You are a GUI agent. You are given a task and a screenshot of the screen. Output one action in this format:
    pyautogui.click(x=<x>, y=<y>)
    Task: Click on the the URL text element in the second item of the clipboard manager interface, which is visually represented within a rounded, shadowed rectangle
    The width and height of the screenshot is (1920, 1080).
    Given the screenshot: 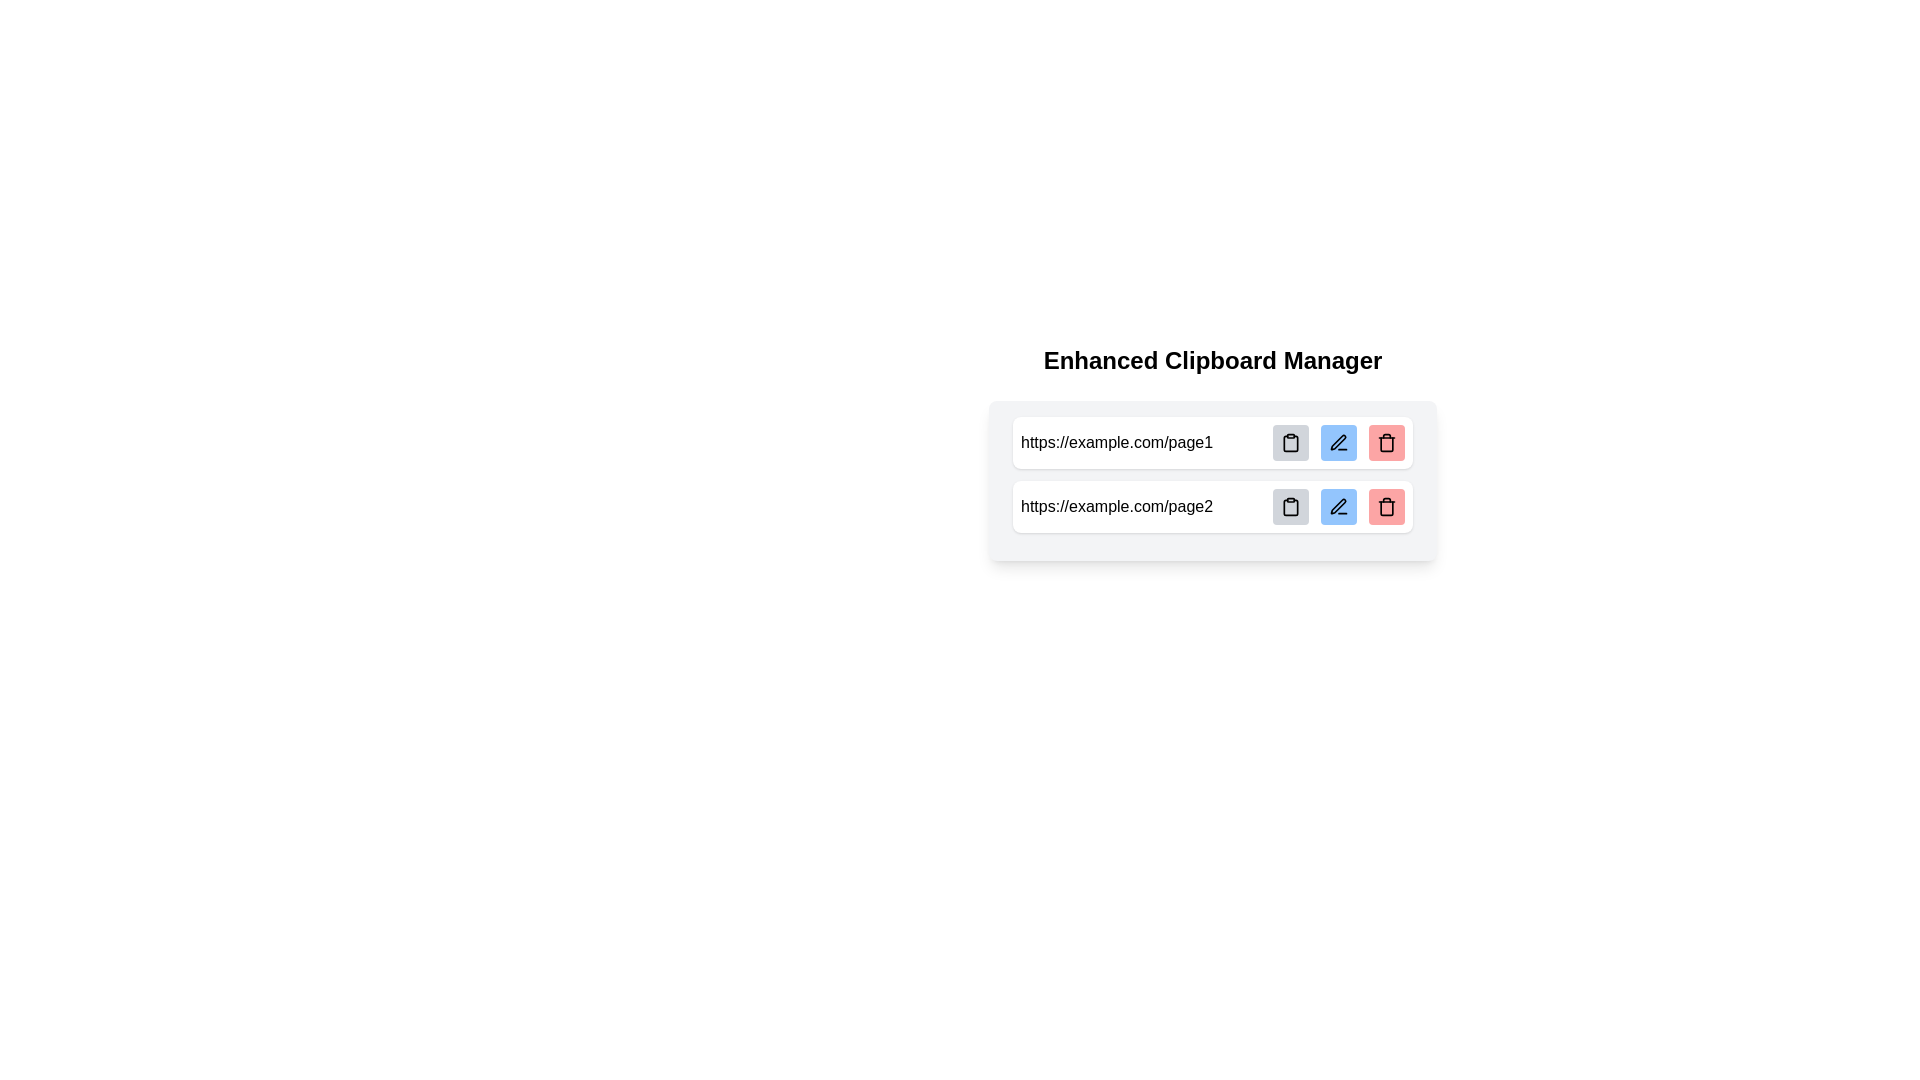 What is the action you would take?
    pyautogui.click(x=1116, y=505)
    